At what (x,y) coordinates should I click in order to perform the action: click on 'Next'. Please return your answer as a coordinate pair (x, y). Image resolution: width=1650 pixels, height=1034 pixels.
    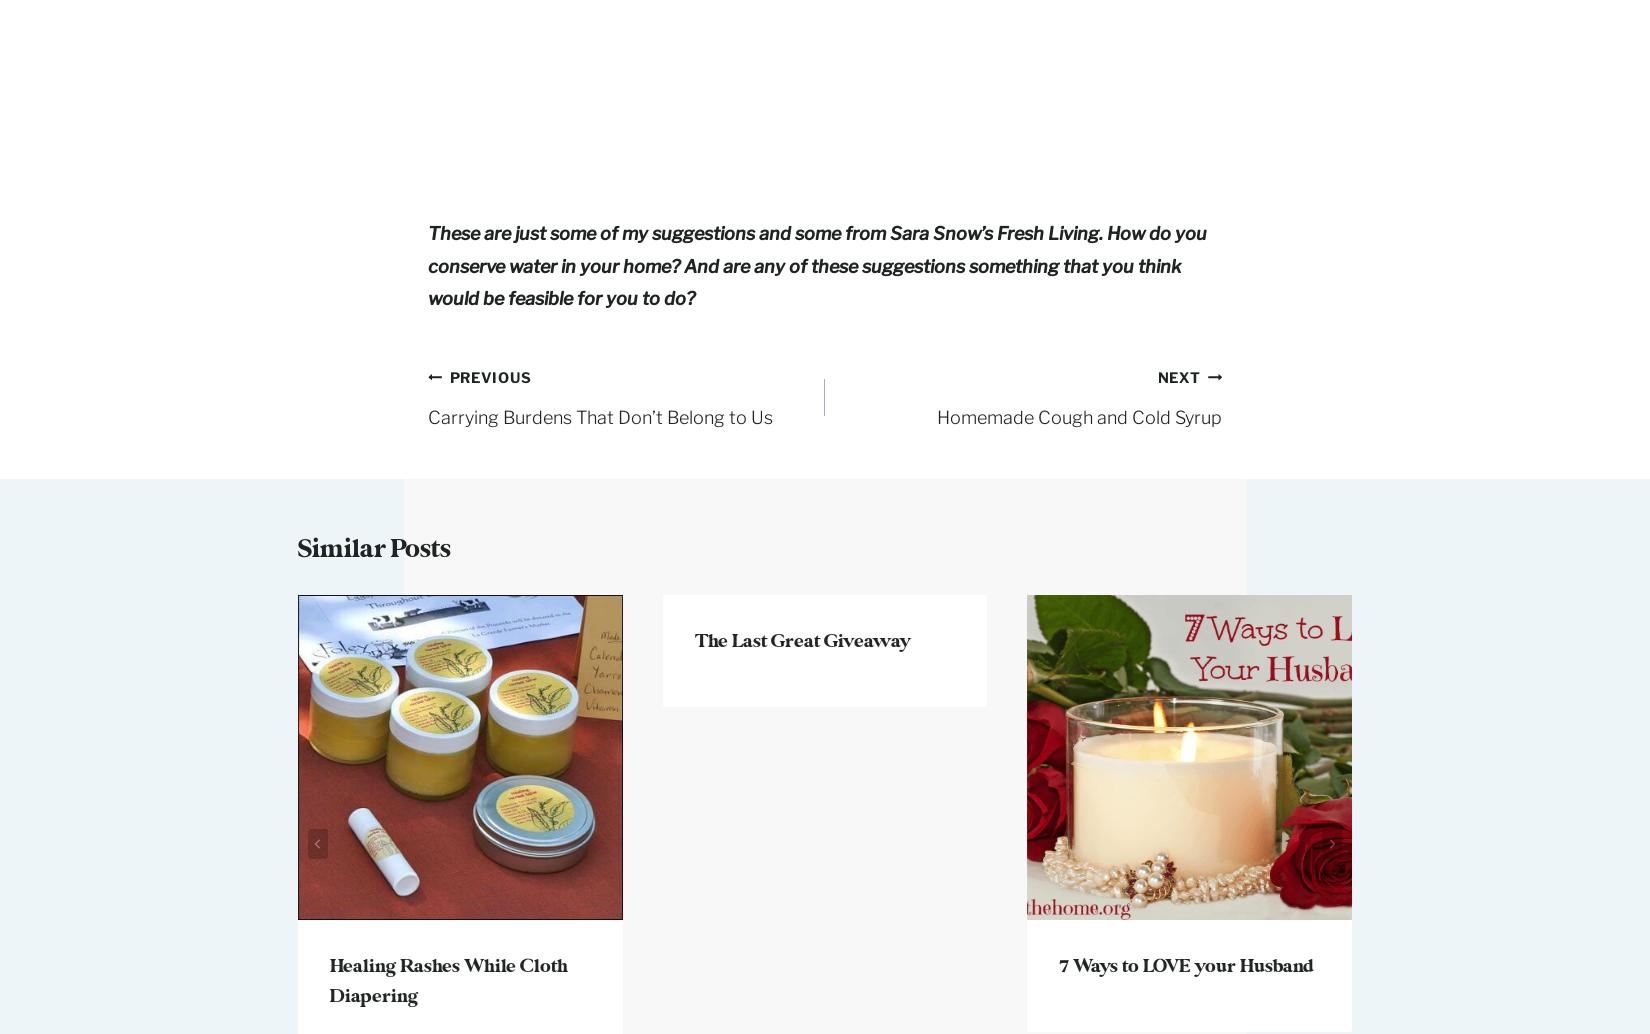
    Looking at the image, I should click on (1156, 375).